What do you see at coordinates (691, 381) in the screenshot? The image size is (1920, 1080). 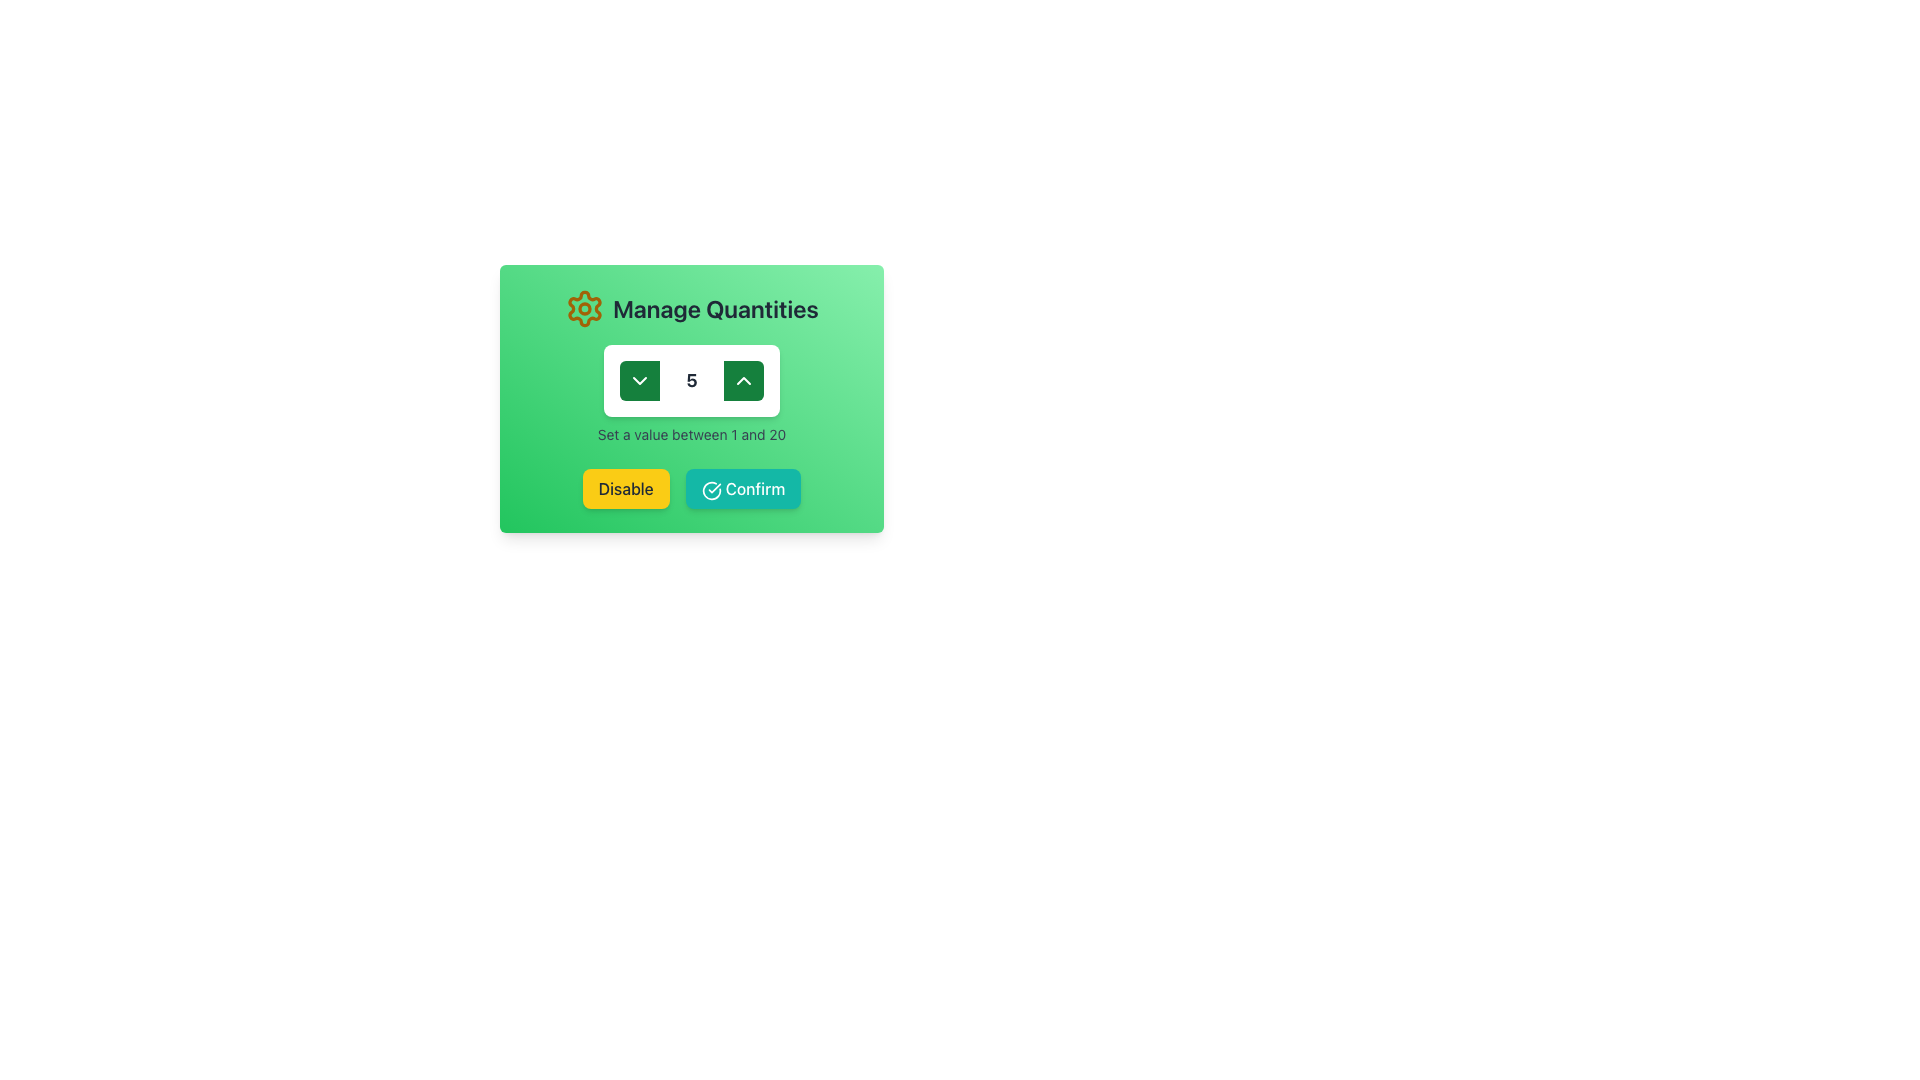 I see `the numeric text input field displaying the value '5', which has a white background, bold black centered text, and a gray border` at bounding box center [691, 381].